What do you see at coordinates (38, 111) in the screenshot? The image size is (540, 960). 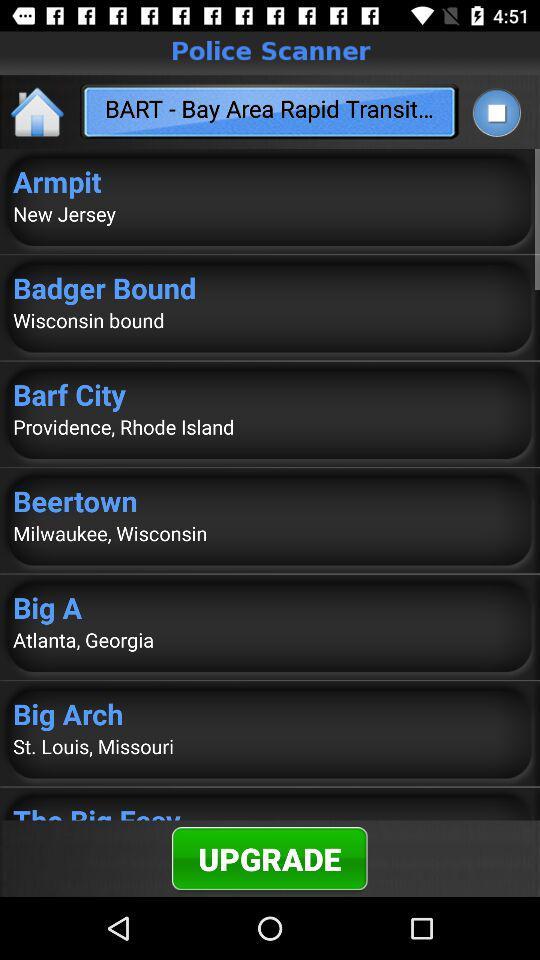 I see `go home` at bounding box center [38, 111].